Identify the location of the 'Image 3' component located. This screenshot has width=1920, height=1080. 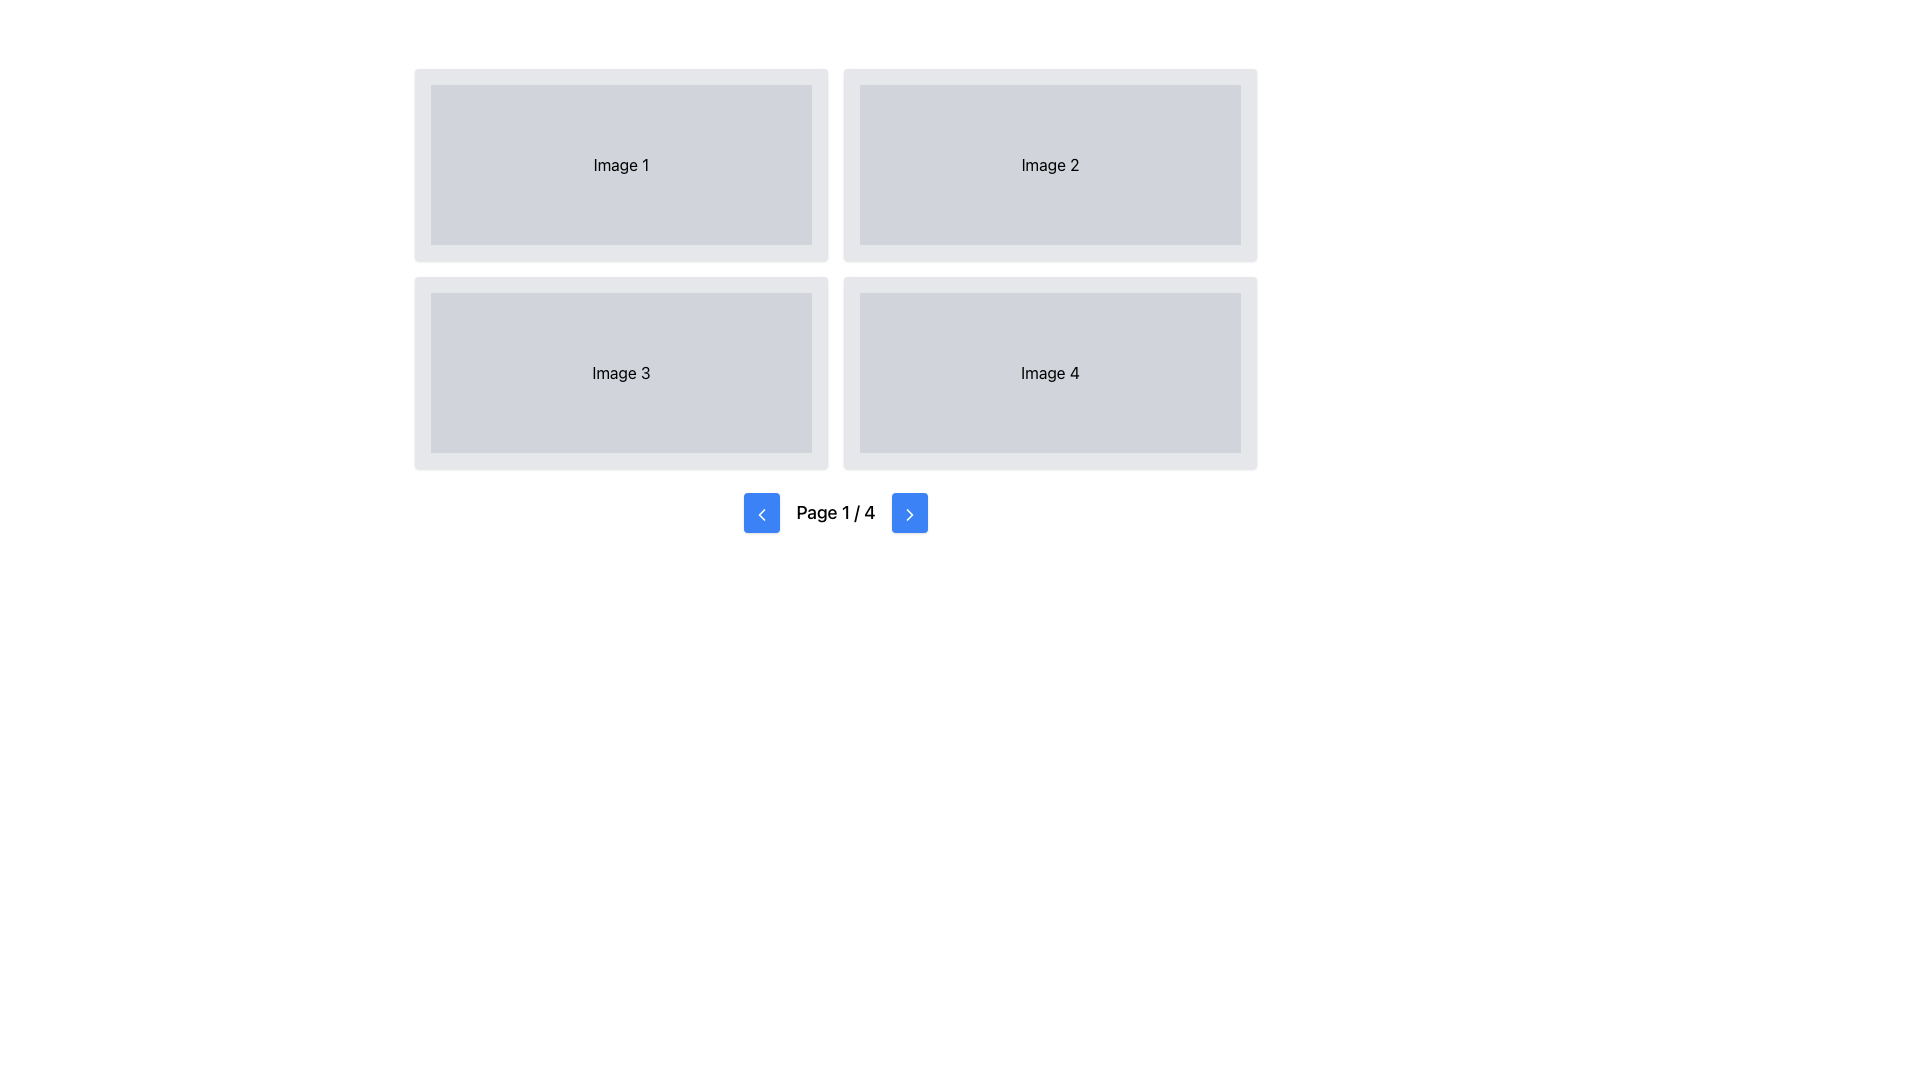
(620, 373).